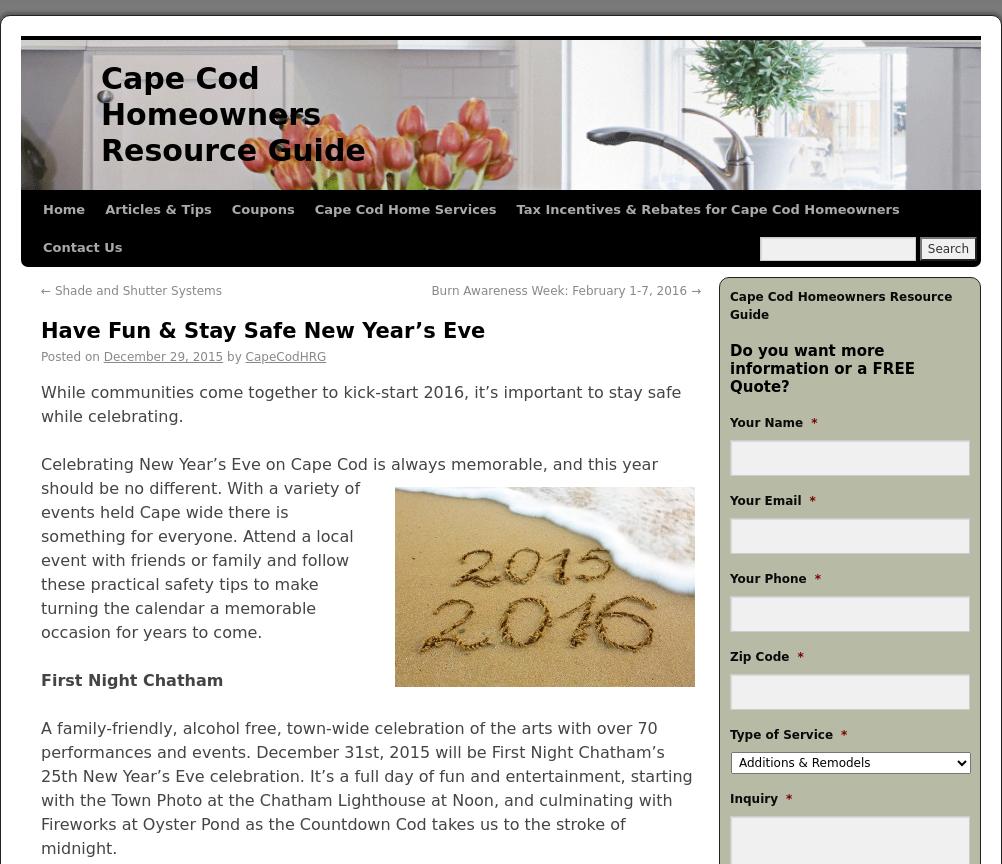  Describe the element at coordinates (200, 559) in the screenshot. I see `'With a variety of events held Cape wide there is something for everyone. Attend a local event with friends or family and follow these practical safety tips to make turning the calendar a memorable occasion for years to come.'` at that location.